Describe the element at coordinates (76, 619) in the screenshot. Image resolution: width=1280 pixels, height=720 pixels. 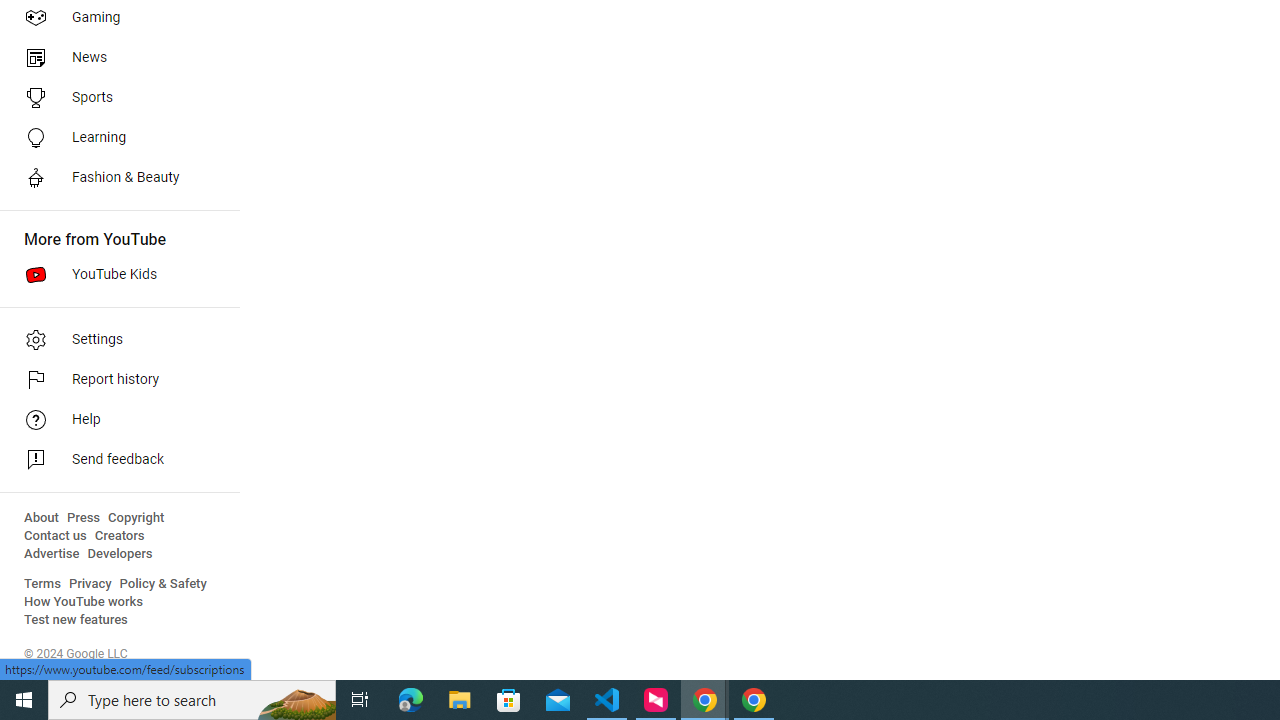
I see `'Test new features'` at that location.